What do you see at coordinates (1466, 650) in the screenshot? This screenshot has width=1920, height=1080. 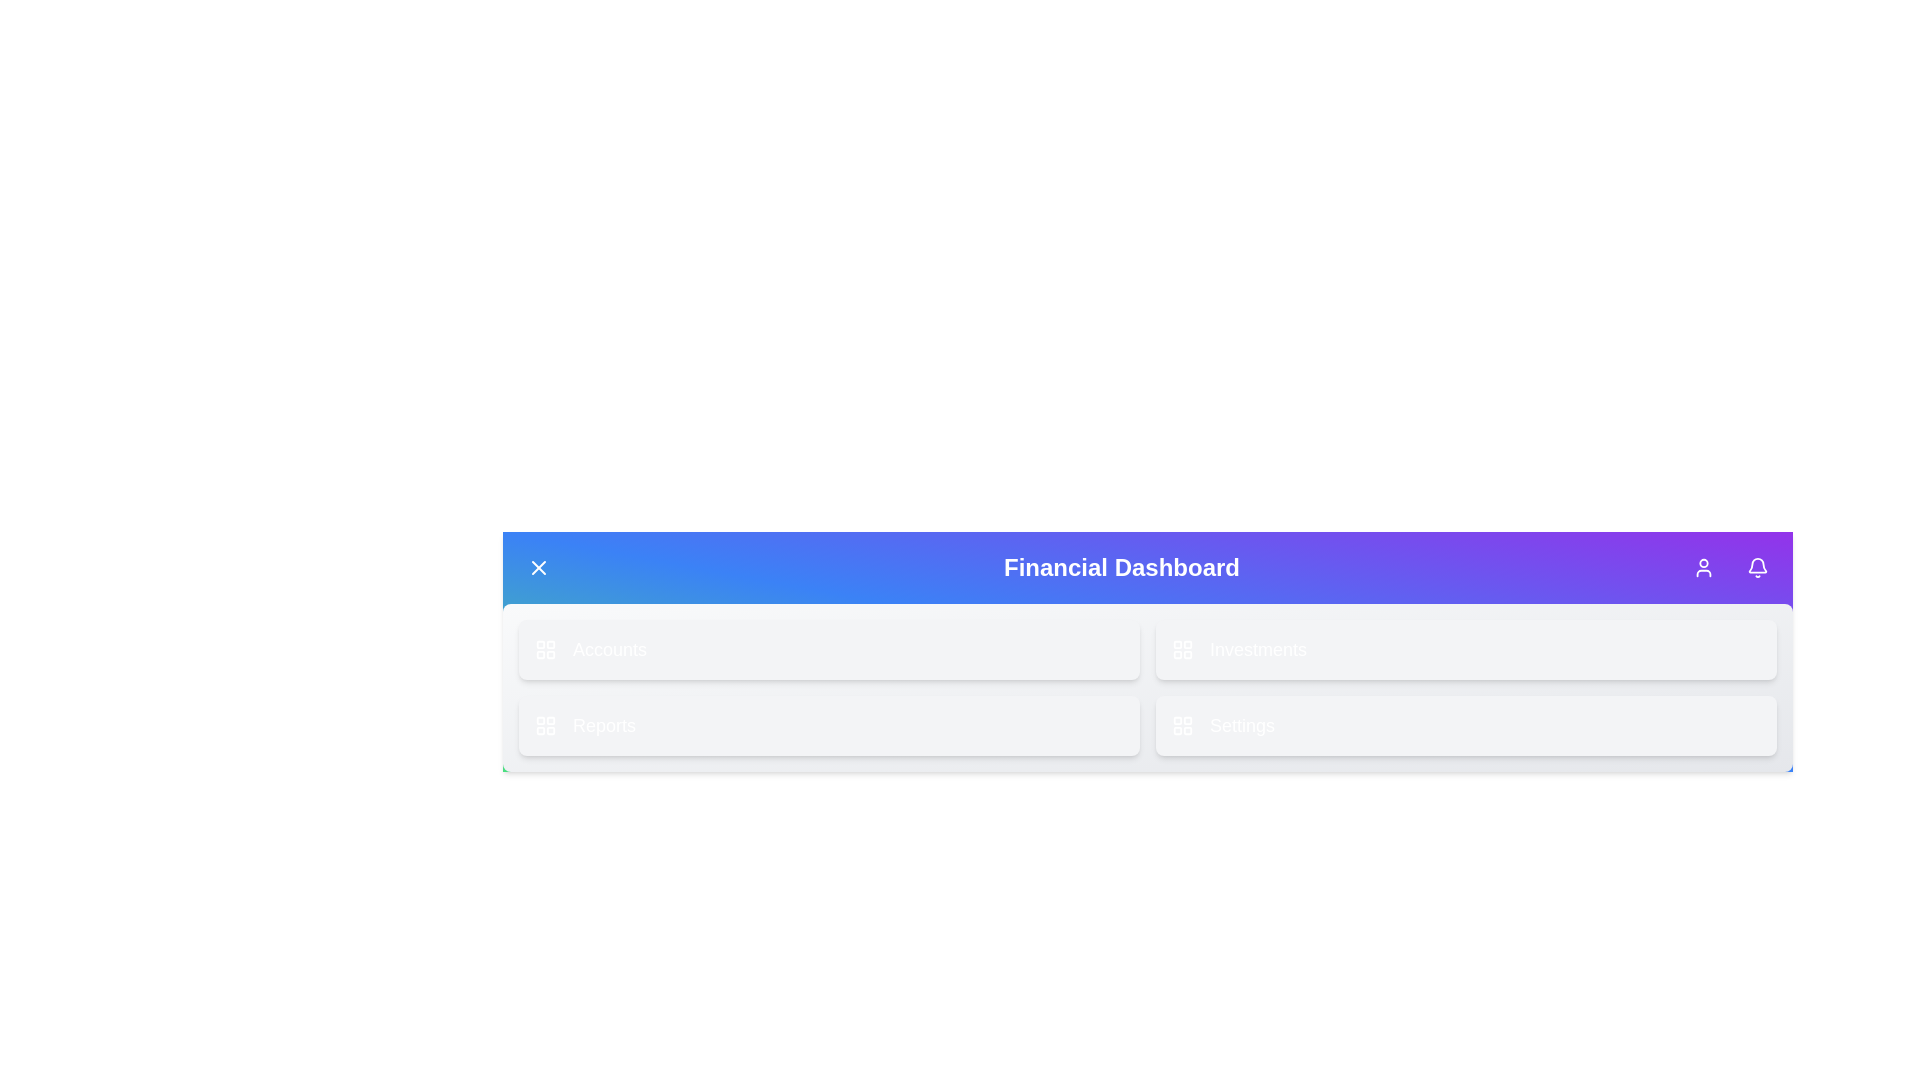 I see `the 'Investments' section button` at bounding box center [1466, 650].